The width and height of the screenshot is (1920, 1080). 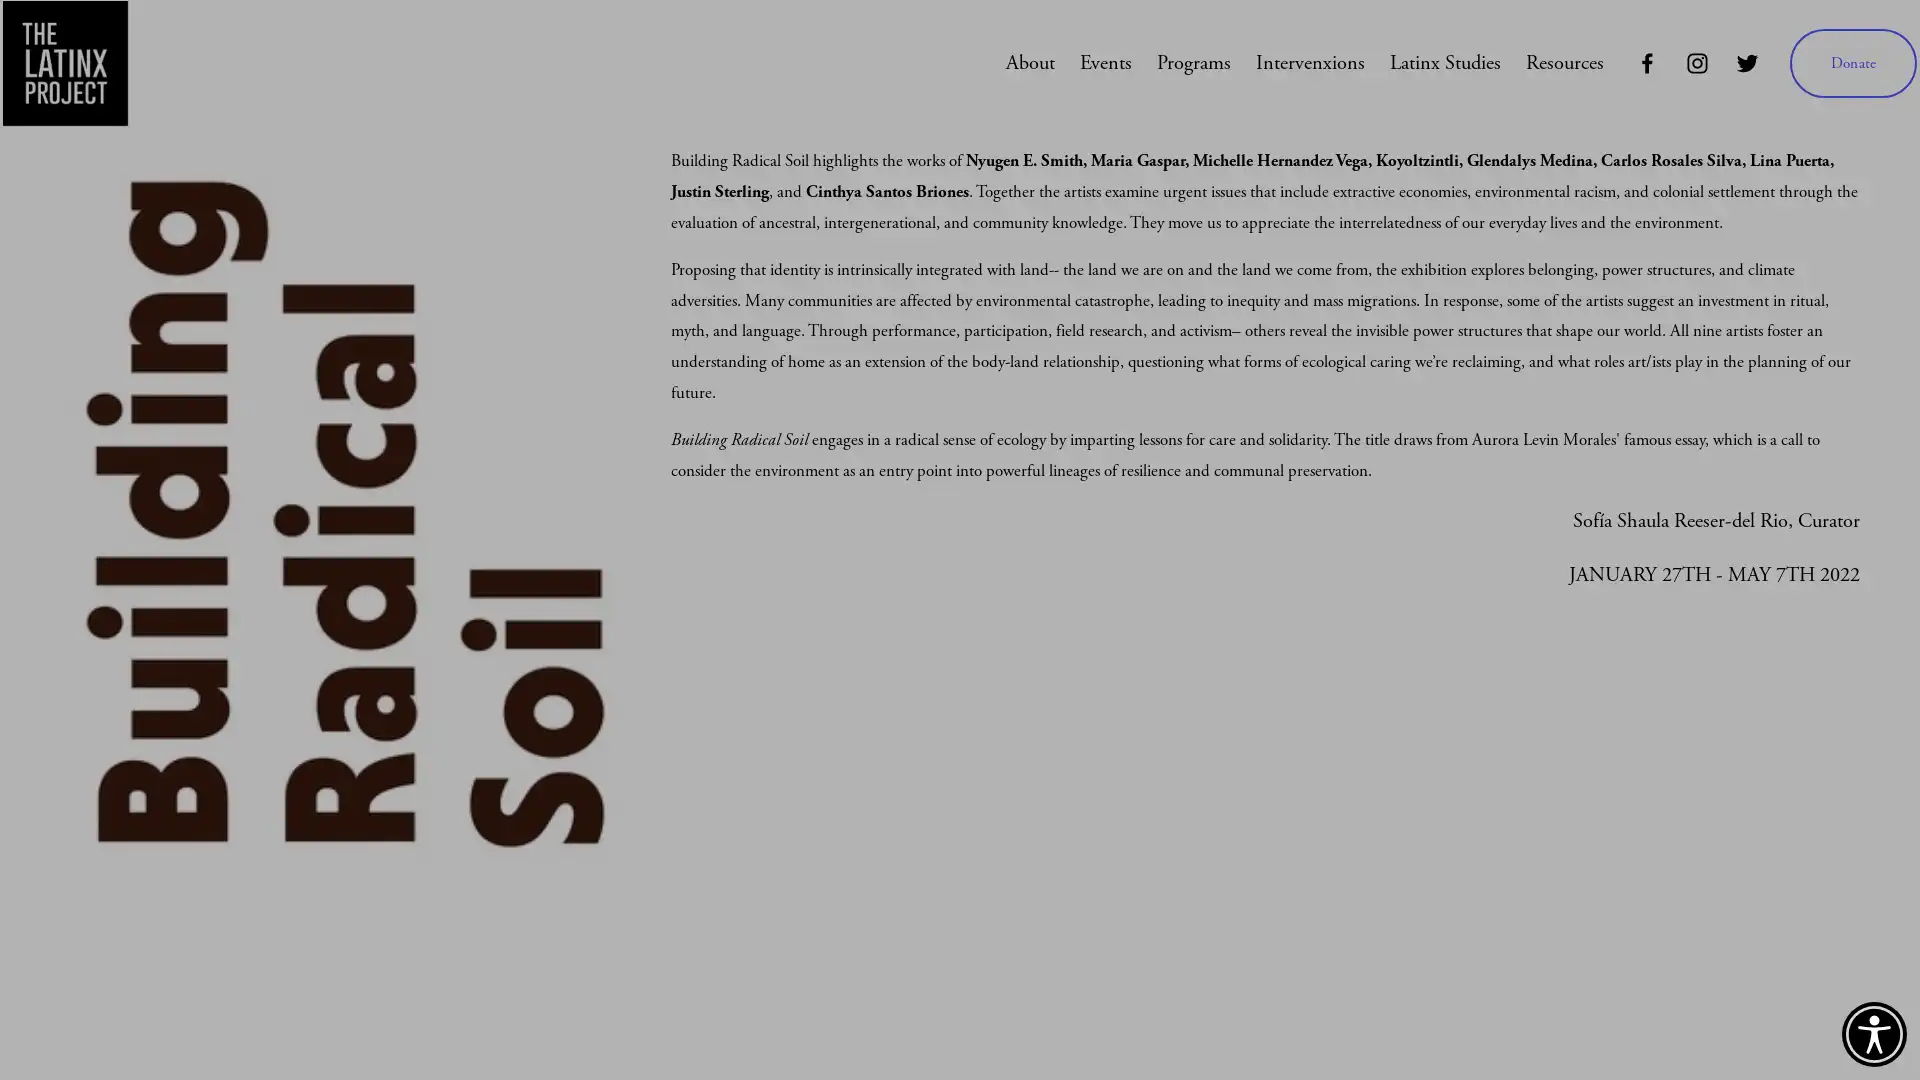 What do you see at coordinates (1873, 1034) in the screenshot?
I see `Accessibility Menu` at bounding box center [1873, 1034].